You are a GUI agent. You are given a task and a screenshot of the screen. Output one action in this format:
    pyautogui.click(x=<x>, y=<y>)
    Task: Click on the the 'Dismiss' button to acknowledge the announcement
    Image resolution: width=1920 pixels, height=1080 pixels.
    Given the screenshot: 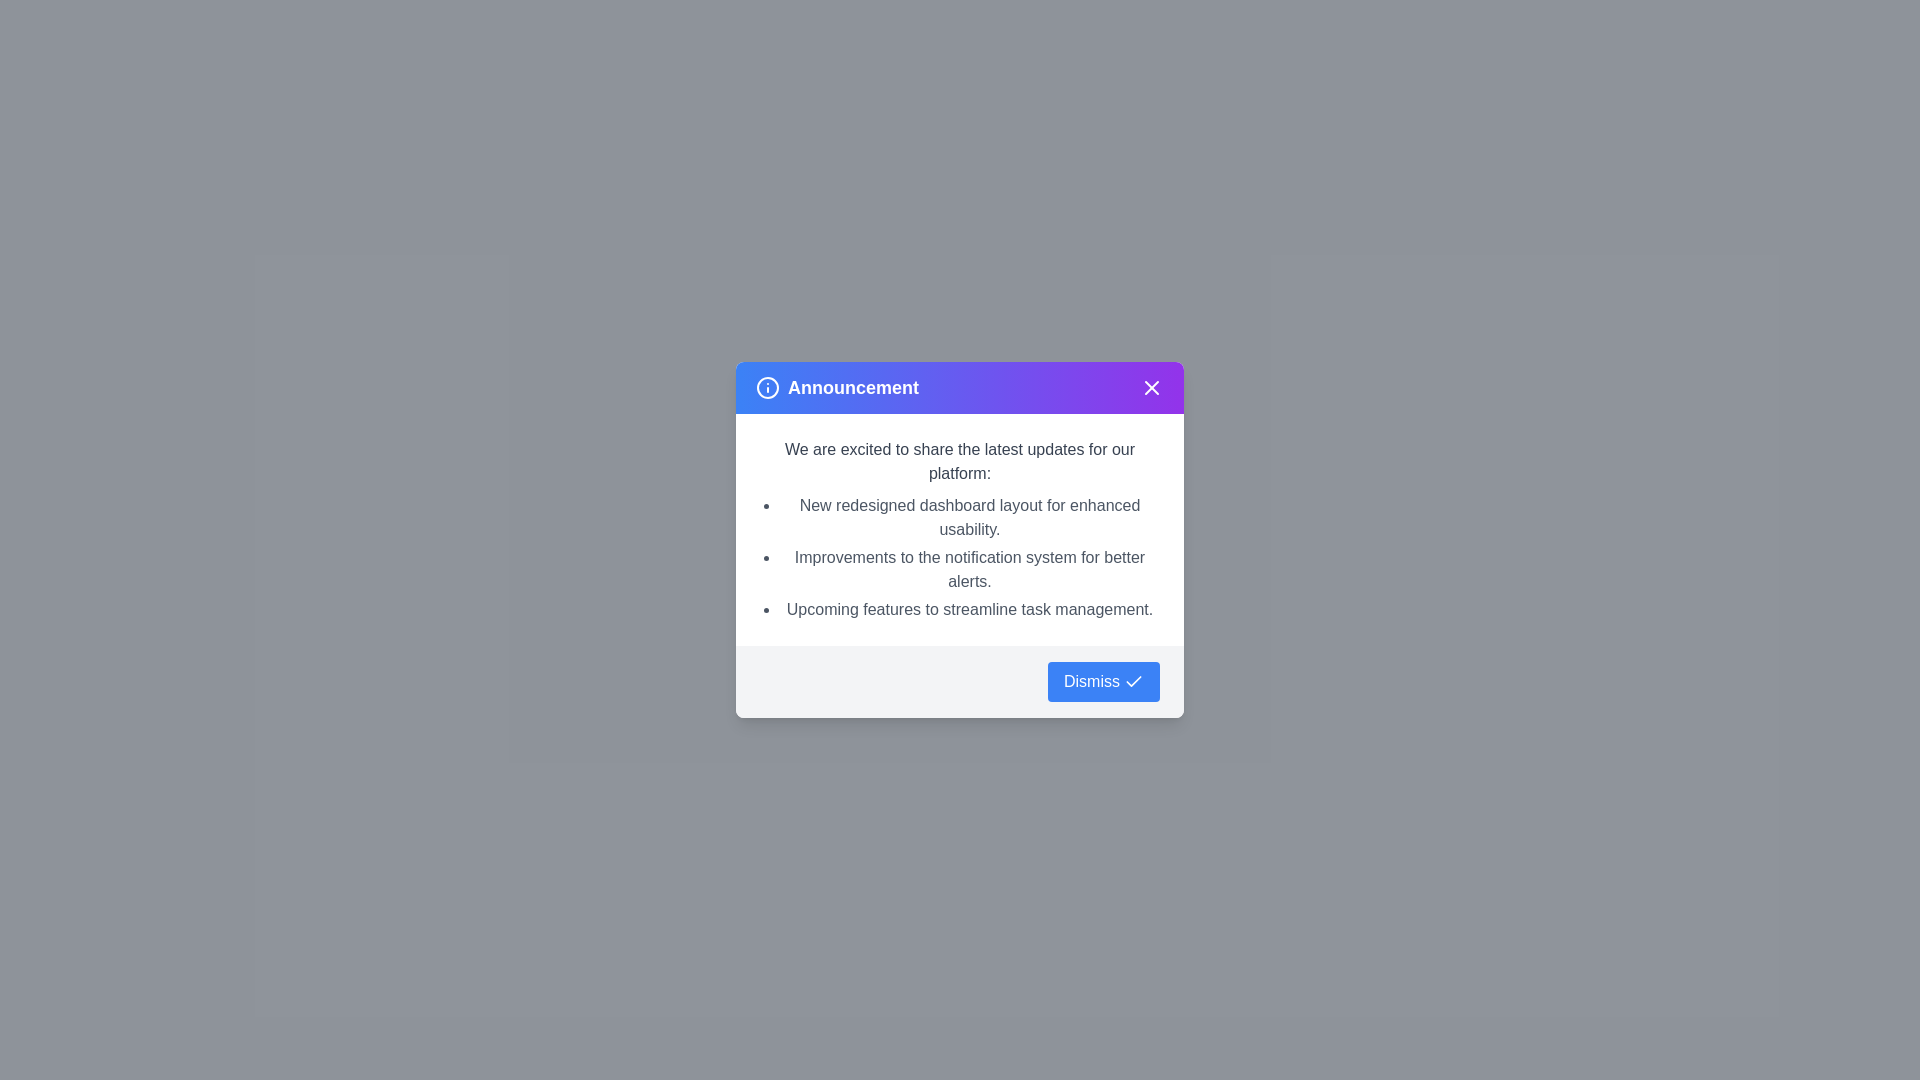 What is the action you would take?
    pyautogui.click(x=1103, y=681)
    